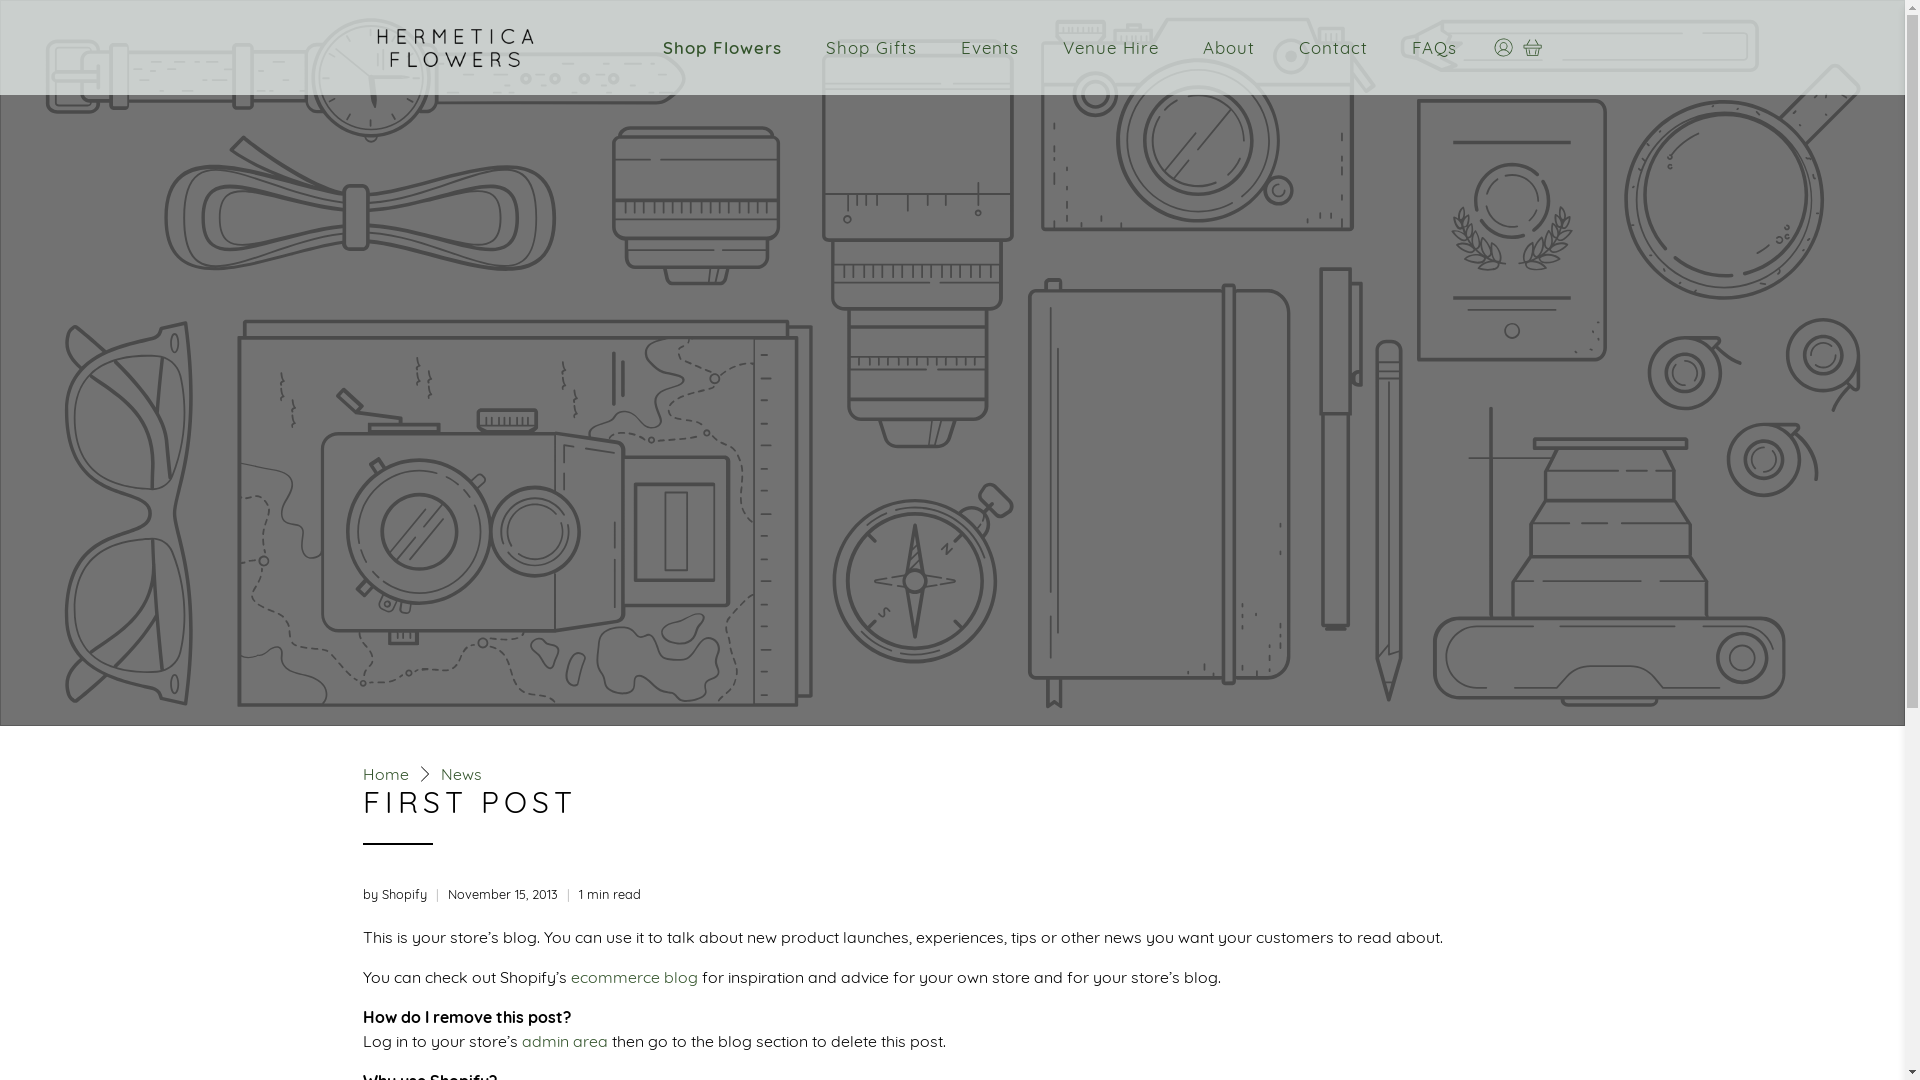 The image size is (1920, 1080). Describe the element at coordinates (459, 773) in the screenshot. I see `'News'` at that location.